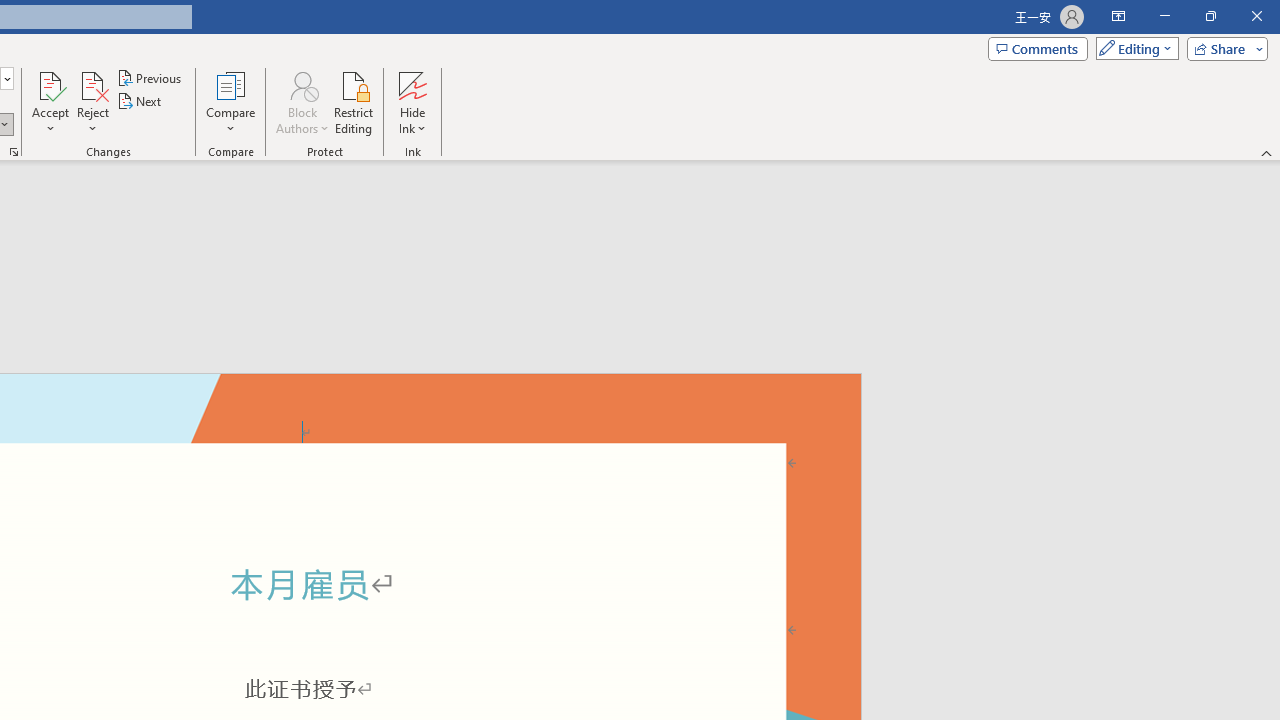 This screenshot has width=1280, height=720. What do you see at coordinates (411, 103) in the screenshot?
I see `'Hide Ink'` at bounding box center [411, 103].